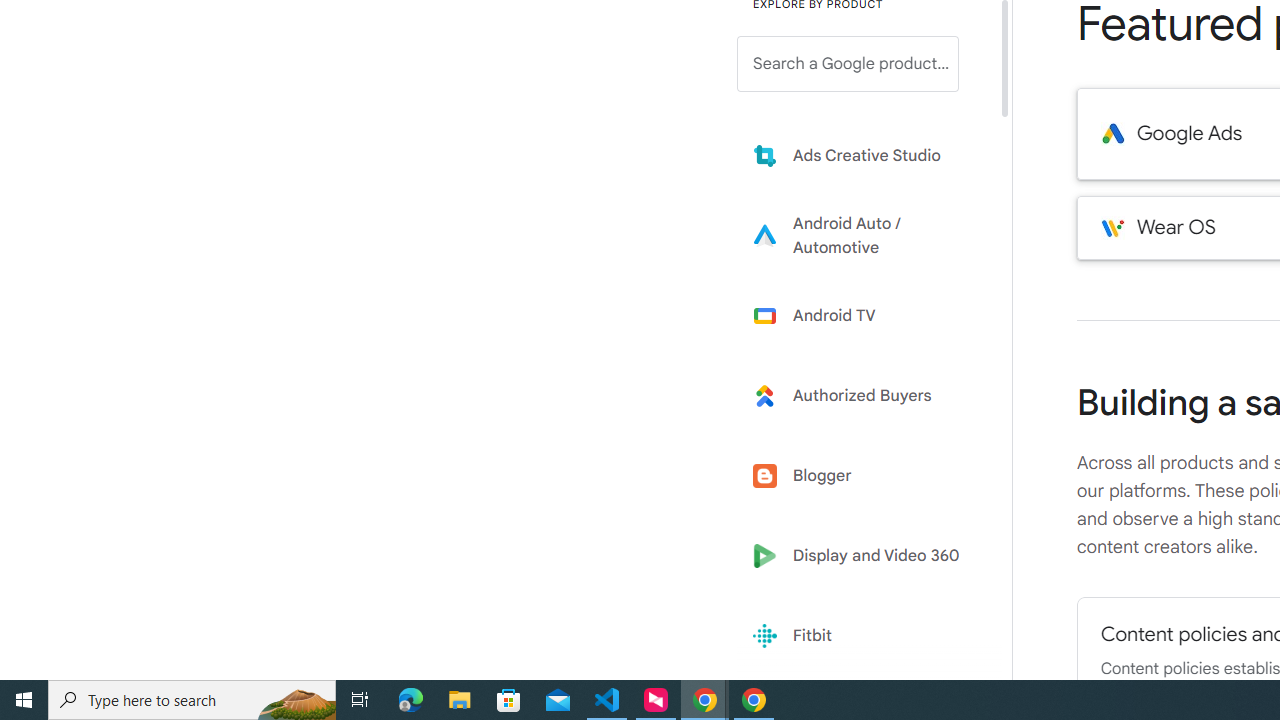  Describe the element at coordinates (862, 556) in the screenshot. I see `'Display and Video 360'` at that location.